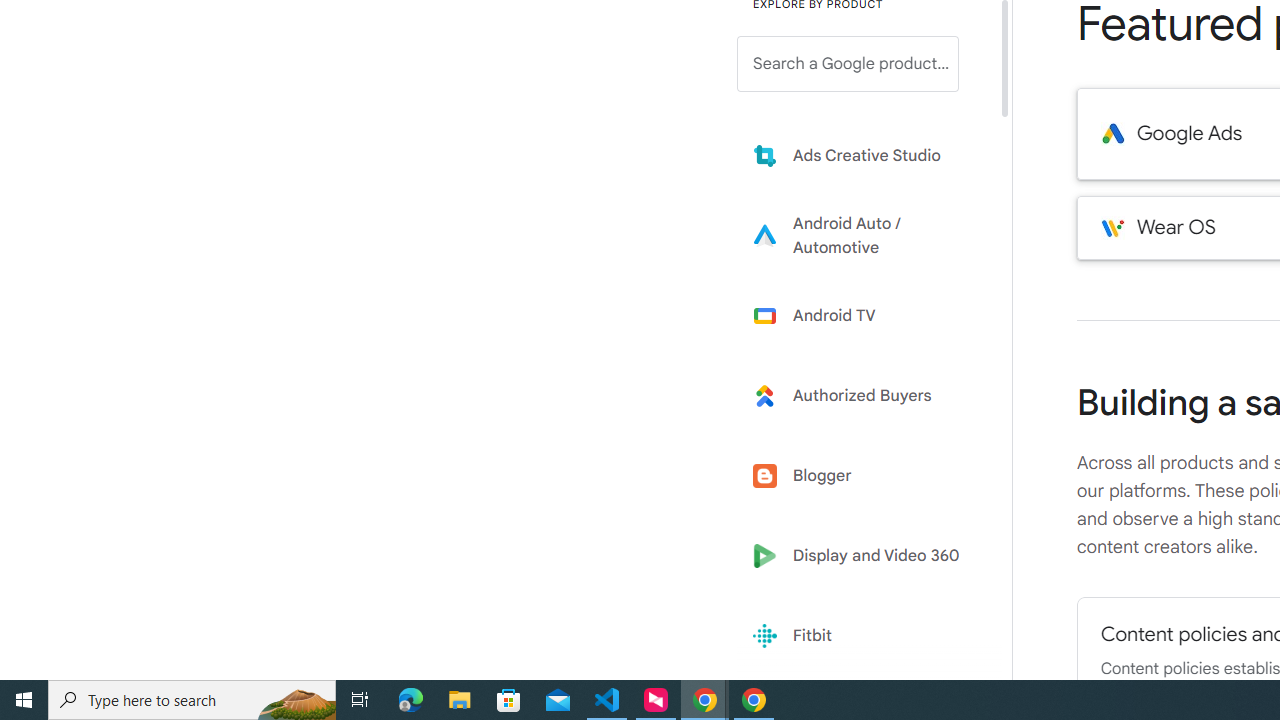  Describe the element at coordinates (862, 556) in the screenshot. I see `'Display and Video 360'` at that location.